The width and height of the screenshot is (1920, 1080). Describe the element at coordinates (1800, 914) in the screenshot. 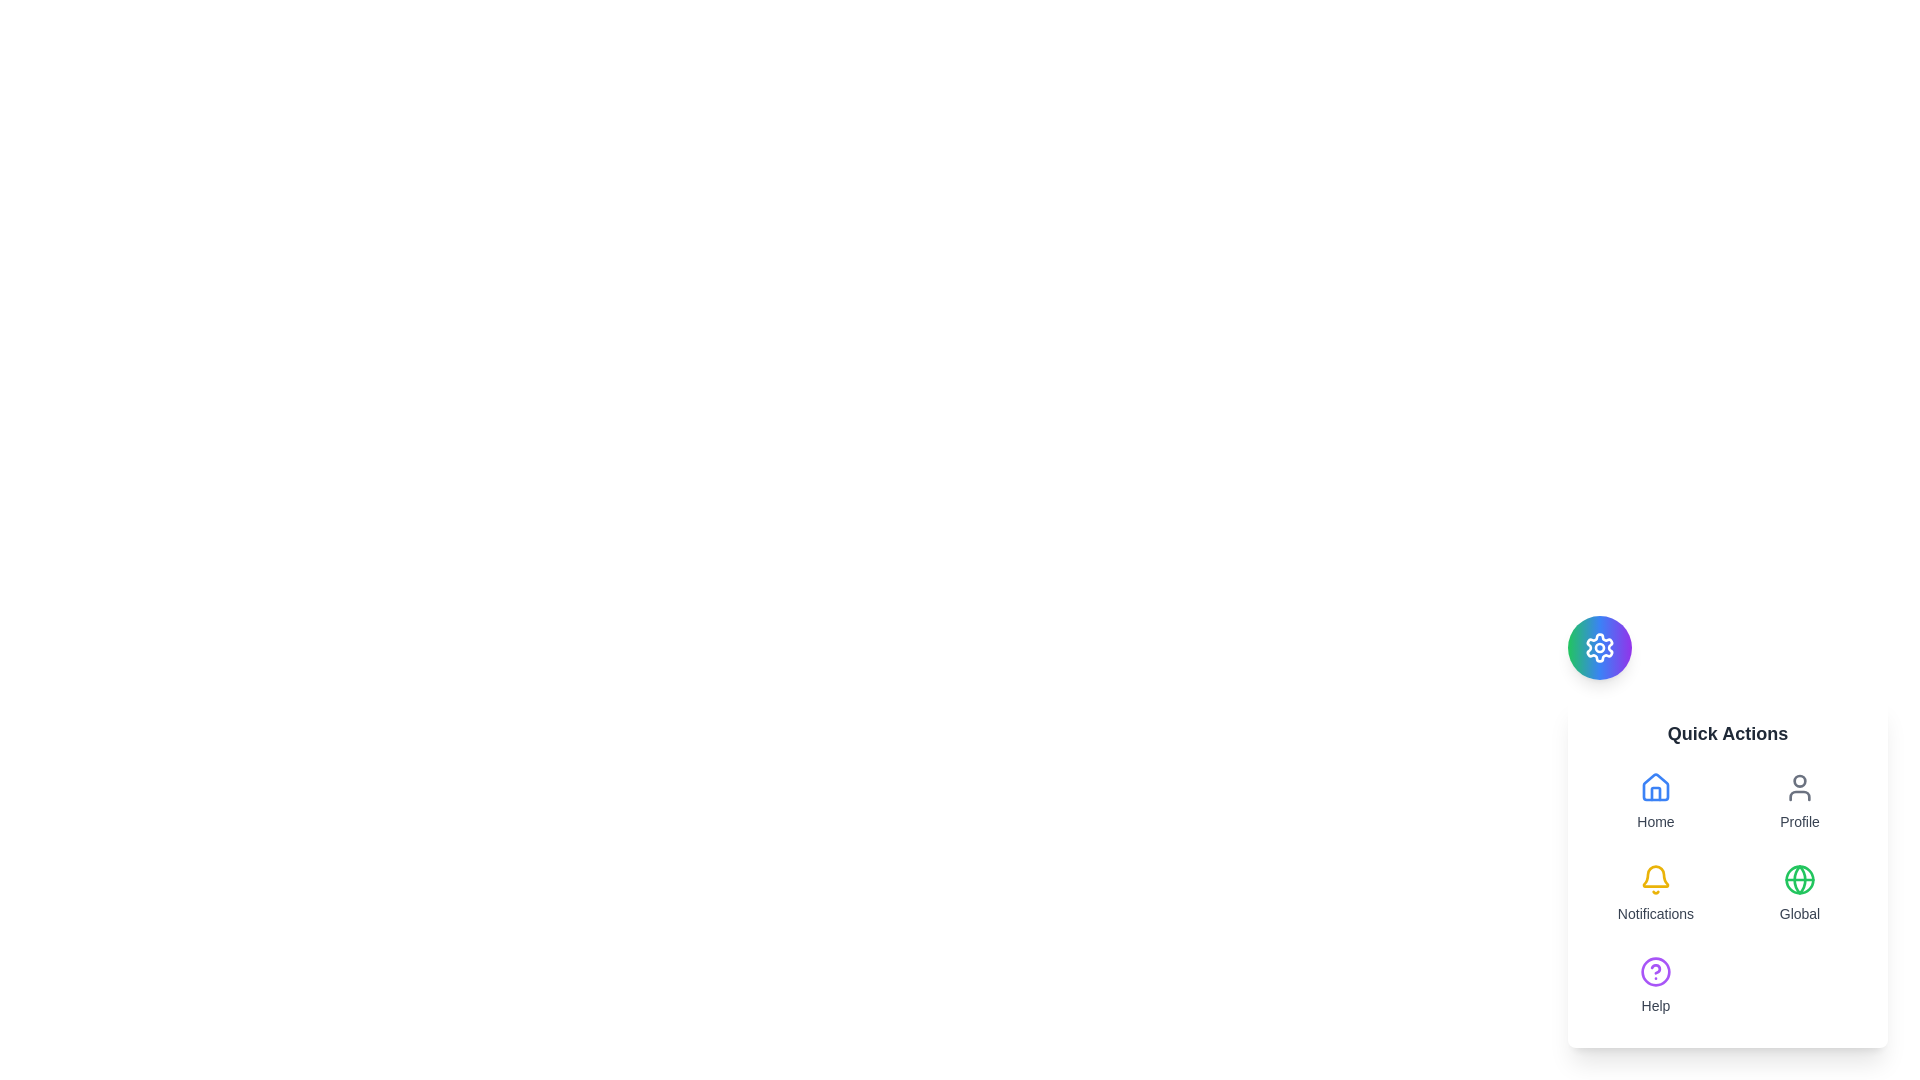

I see `the descriptive text label located directly under the globe icon in the 'Quick Actions' menu, indicating global settings or internationalization, if it supports interactive functionality` at that location.